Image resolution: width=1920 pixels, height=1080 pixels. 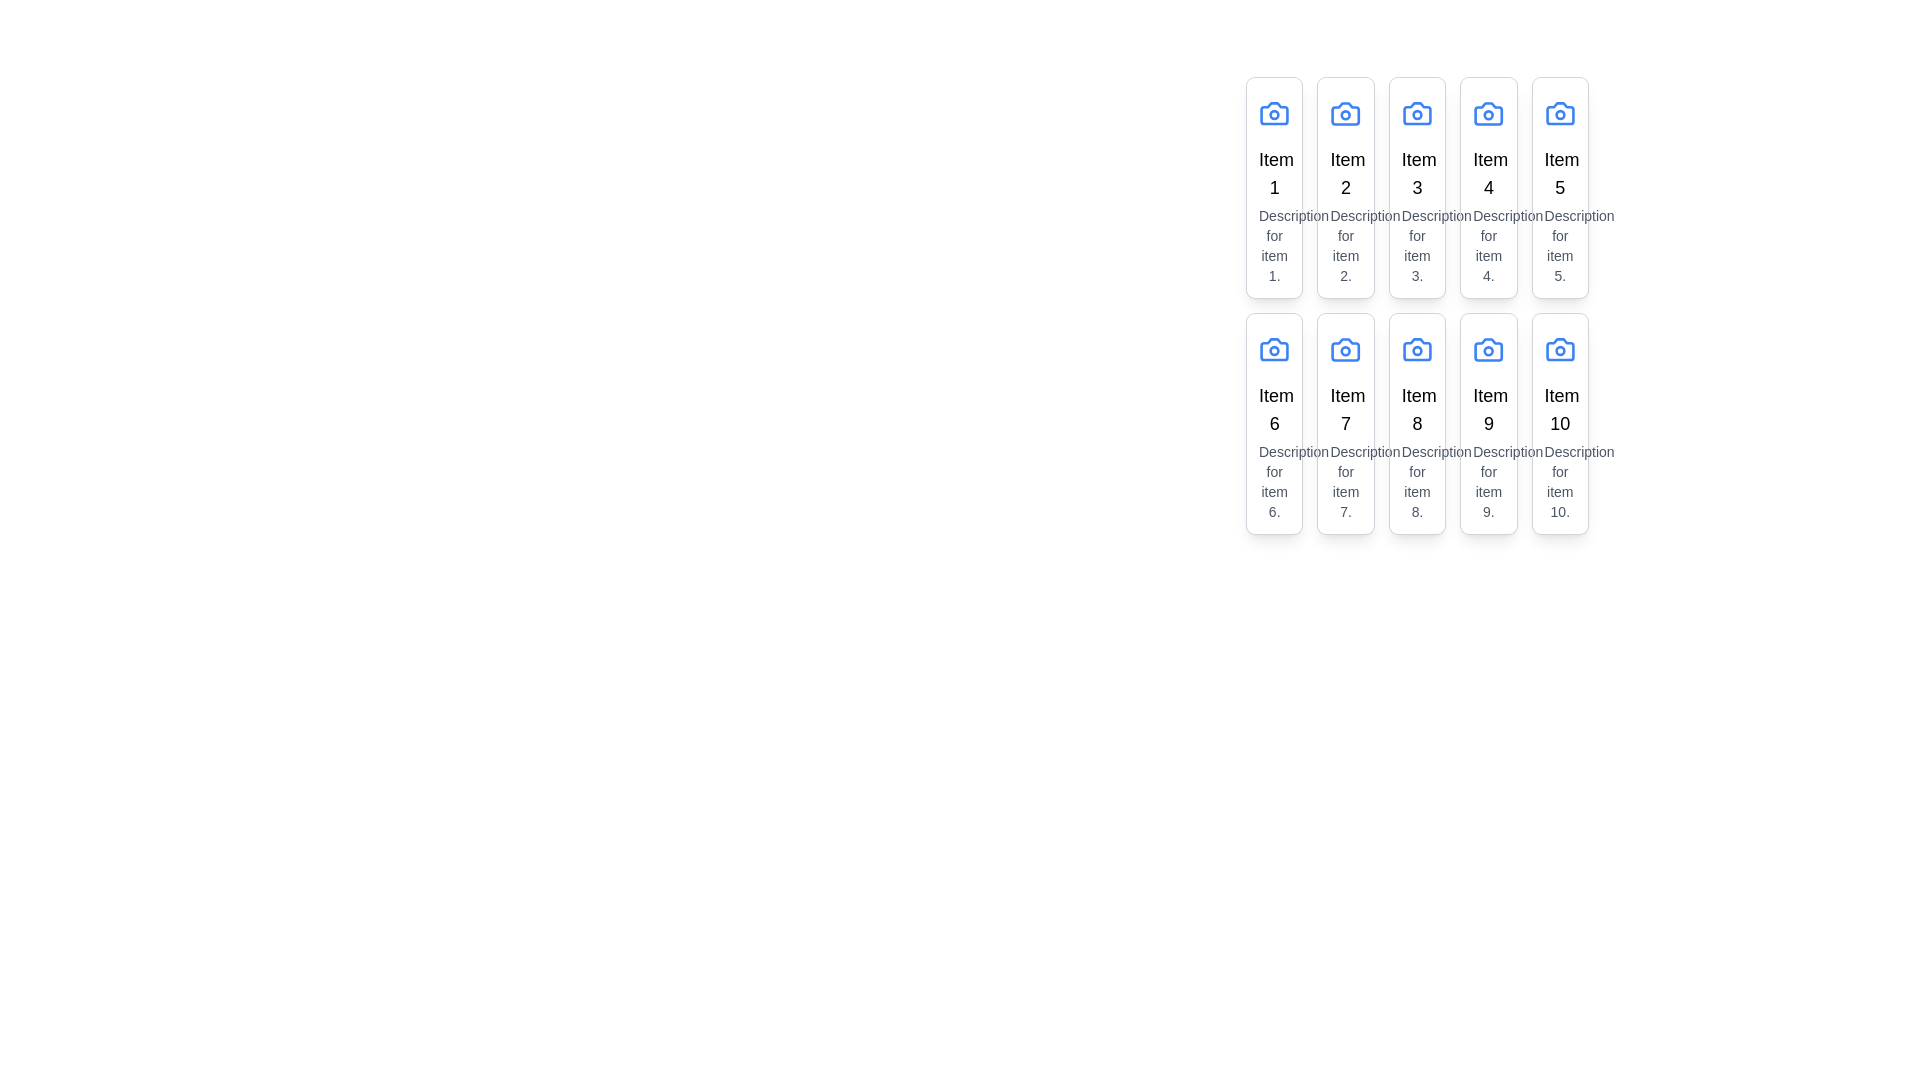 I want to click on the card component labeled 'Item 9' which has rounded corners and a shadow effect, located in the second row of a grid layout, so click(x=1488, y=423).